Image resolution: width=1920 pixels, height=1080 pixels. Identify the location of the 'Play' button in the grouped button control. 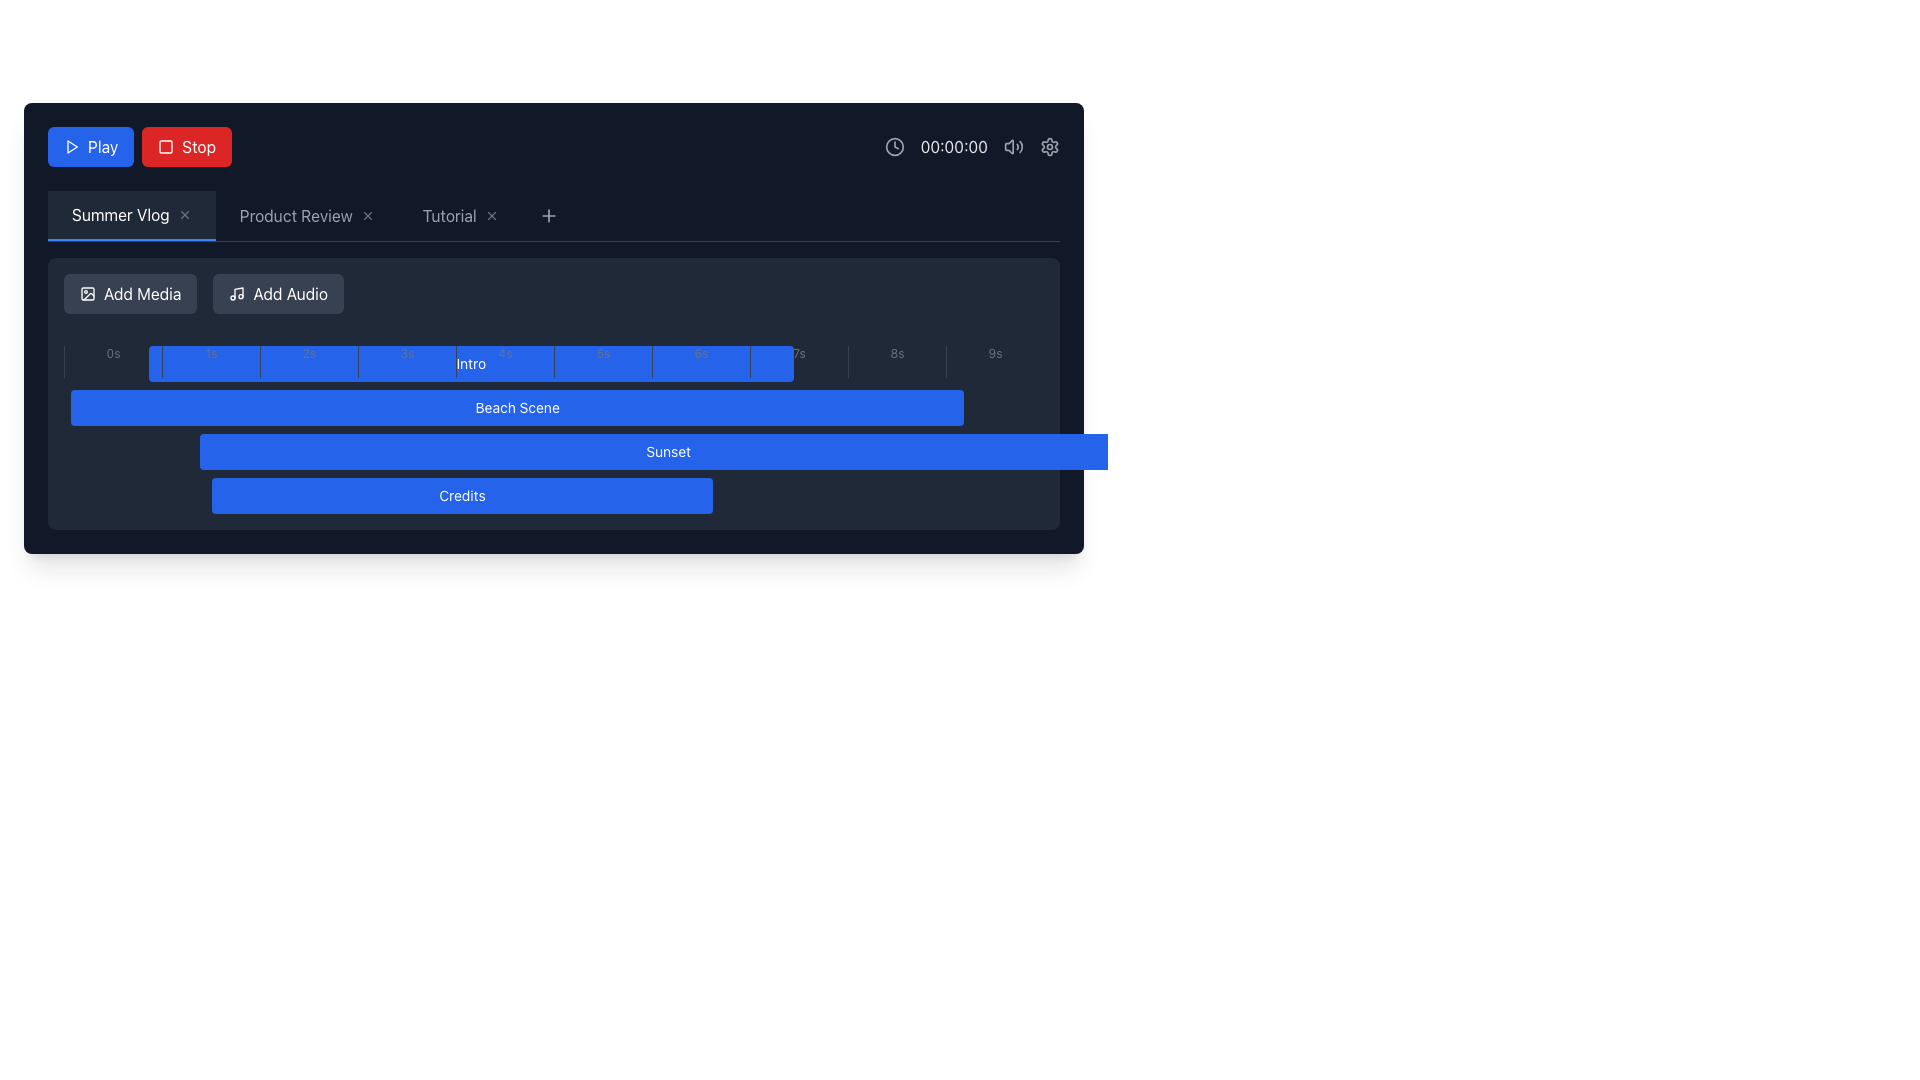
(138, 145).